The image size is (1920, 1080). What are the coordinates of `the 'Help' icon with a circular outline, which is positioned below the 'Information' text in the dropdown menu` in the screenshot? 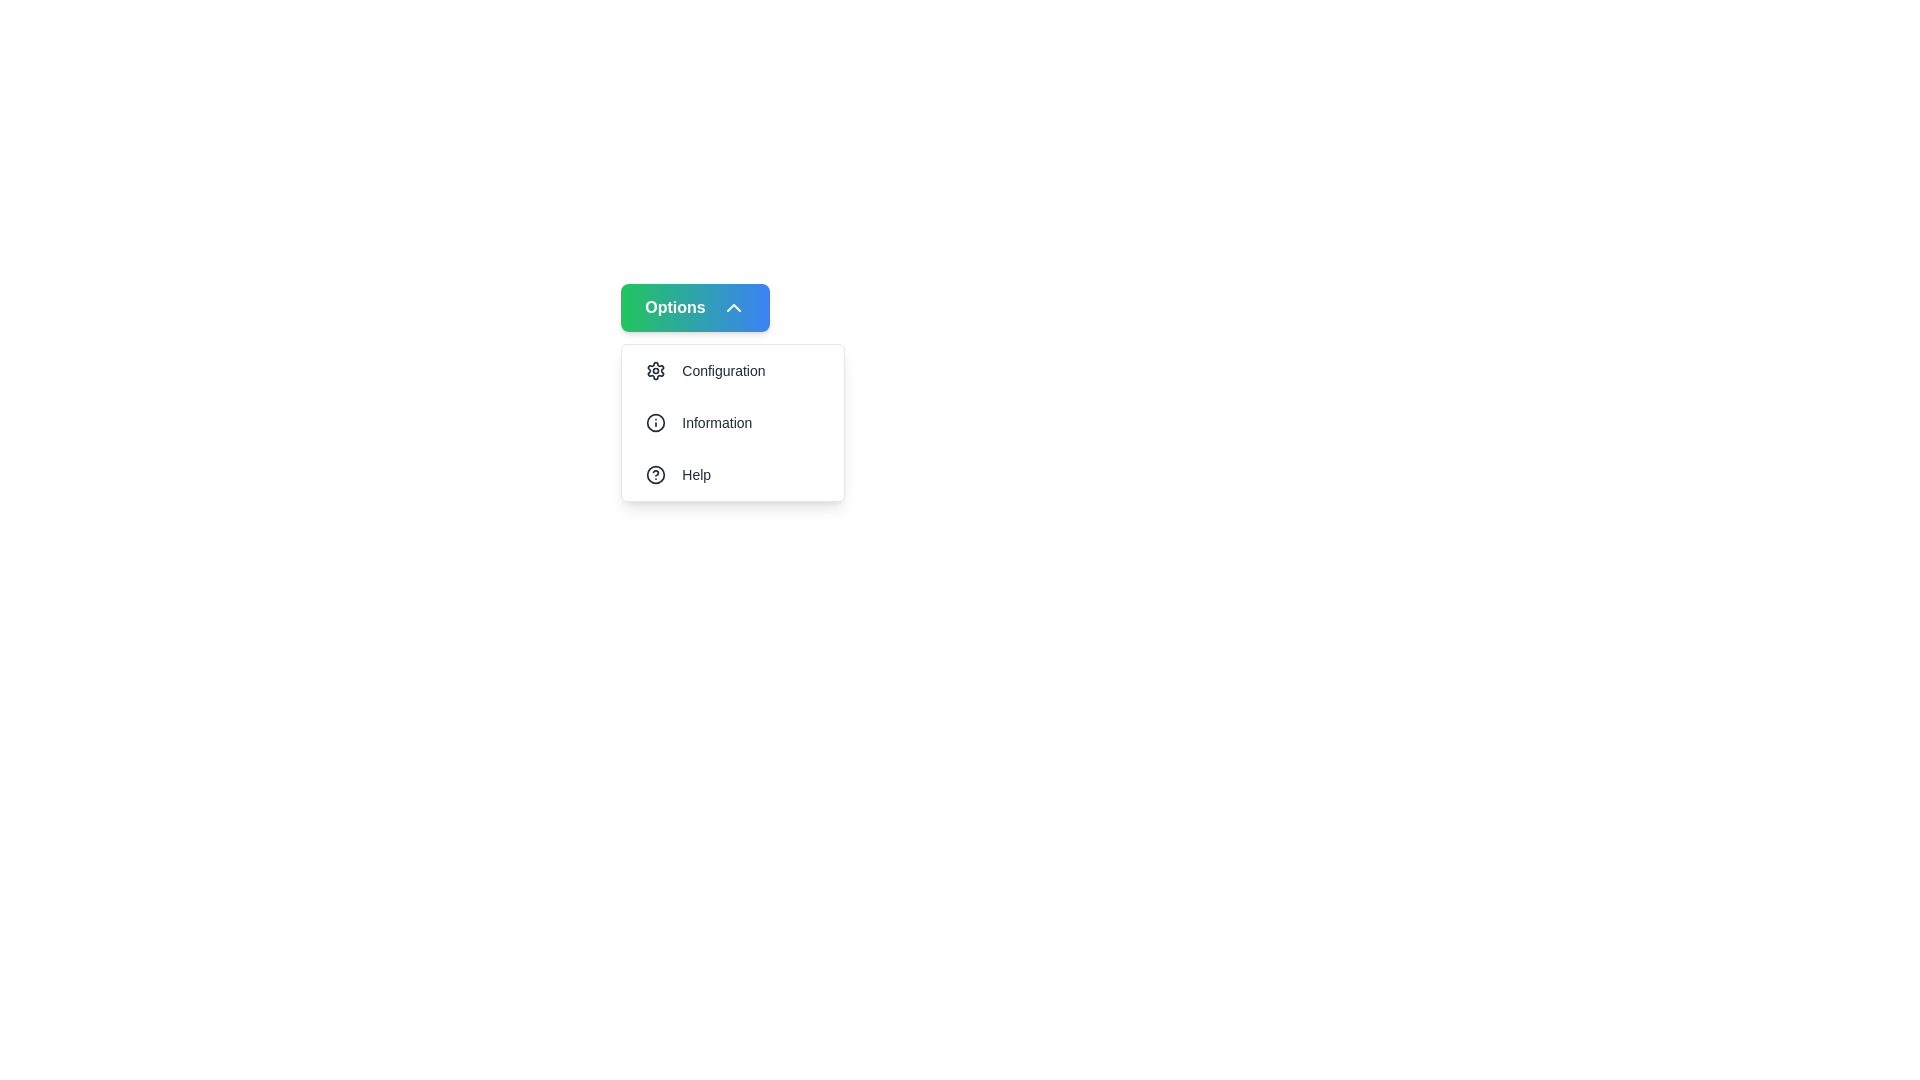 It's located at (656, 474).